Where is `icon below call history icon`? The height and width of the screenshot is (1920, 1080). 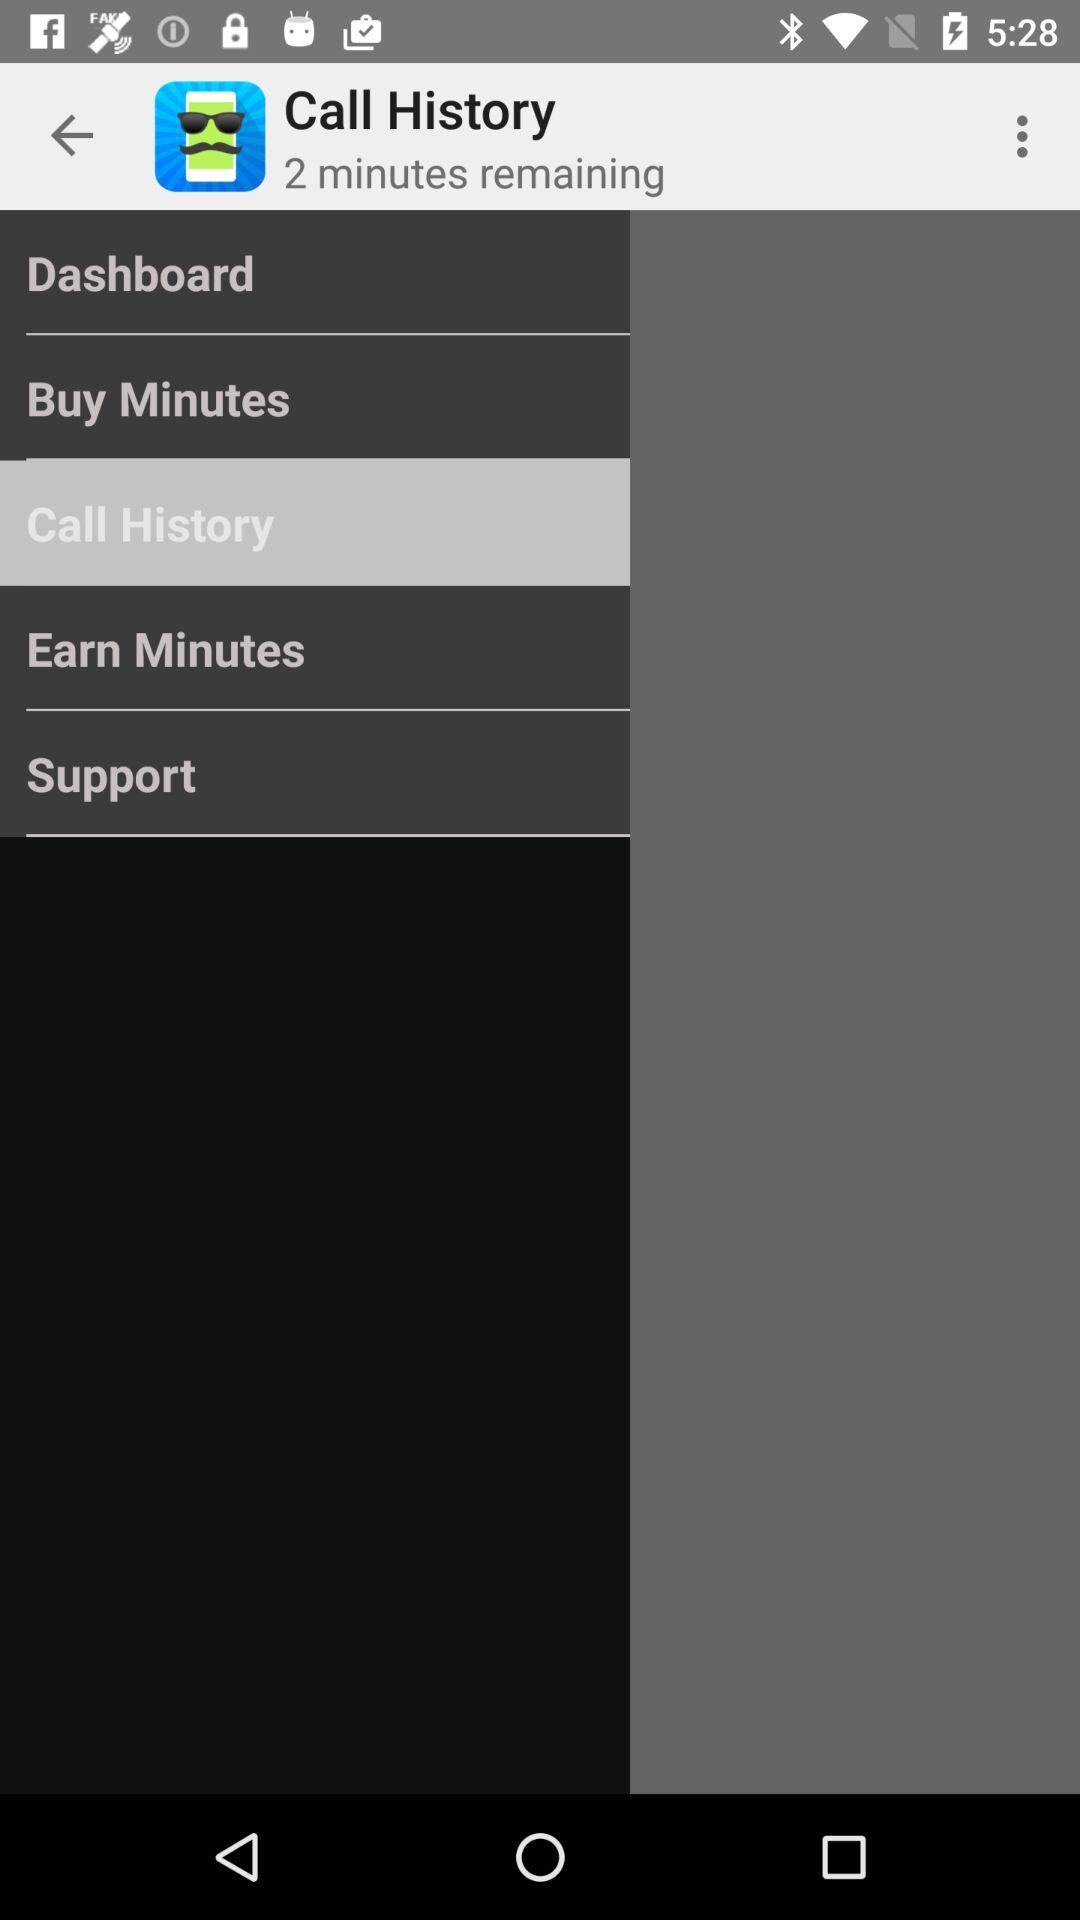 icon below call history icon is located at coordinates (315, 648).